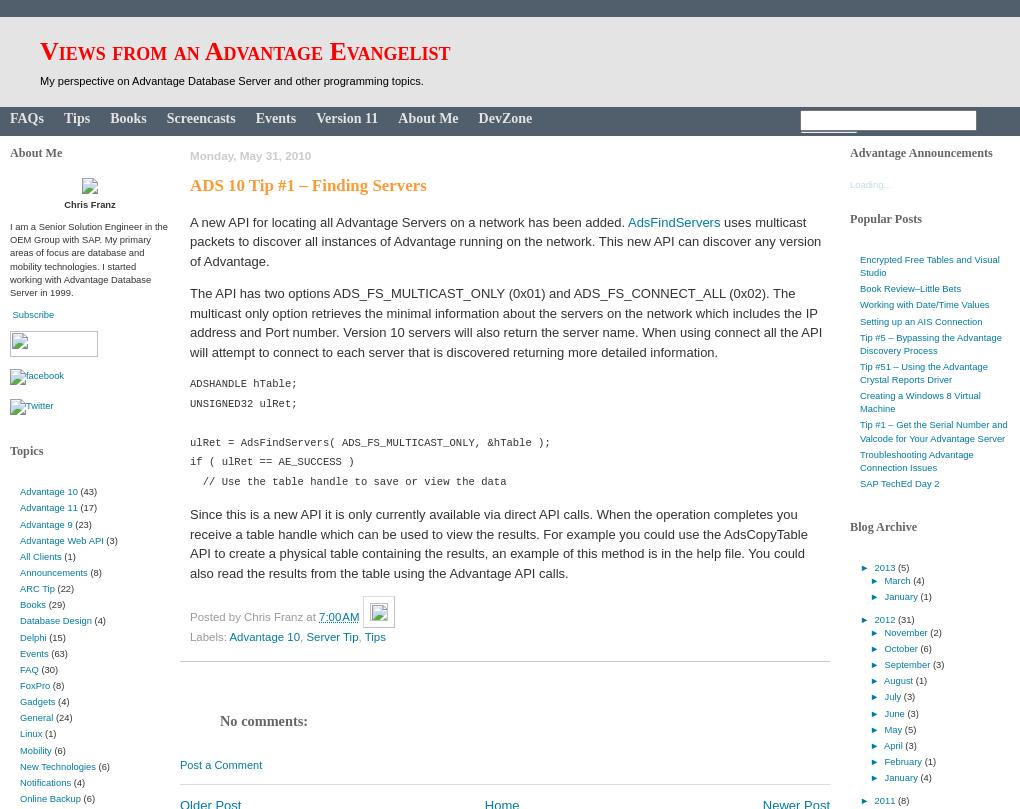 The image size is (1020, 809). What do you see at coordinates (36, 700) in the screenshot?
I see `'Gadgets'` at bounding box center [36, 700].